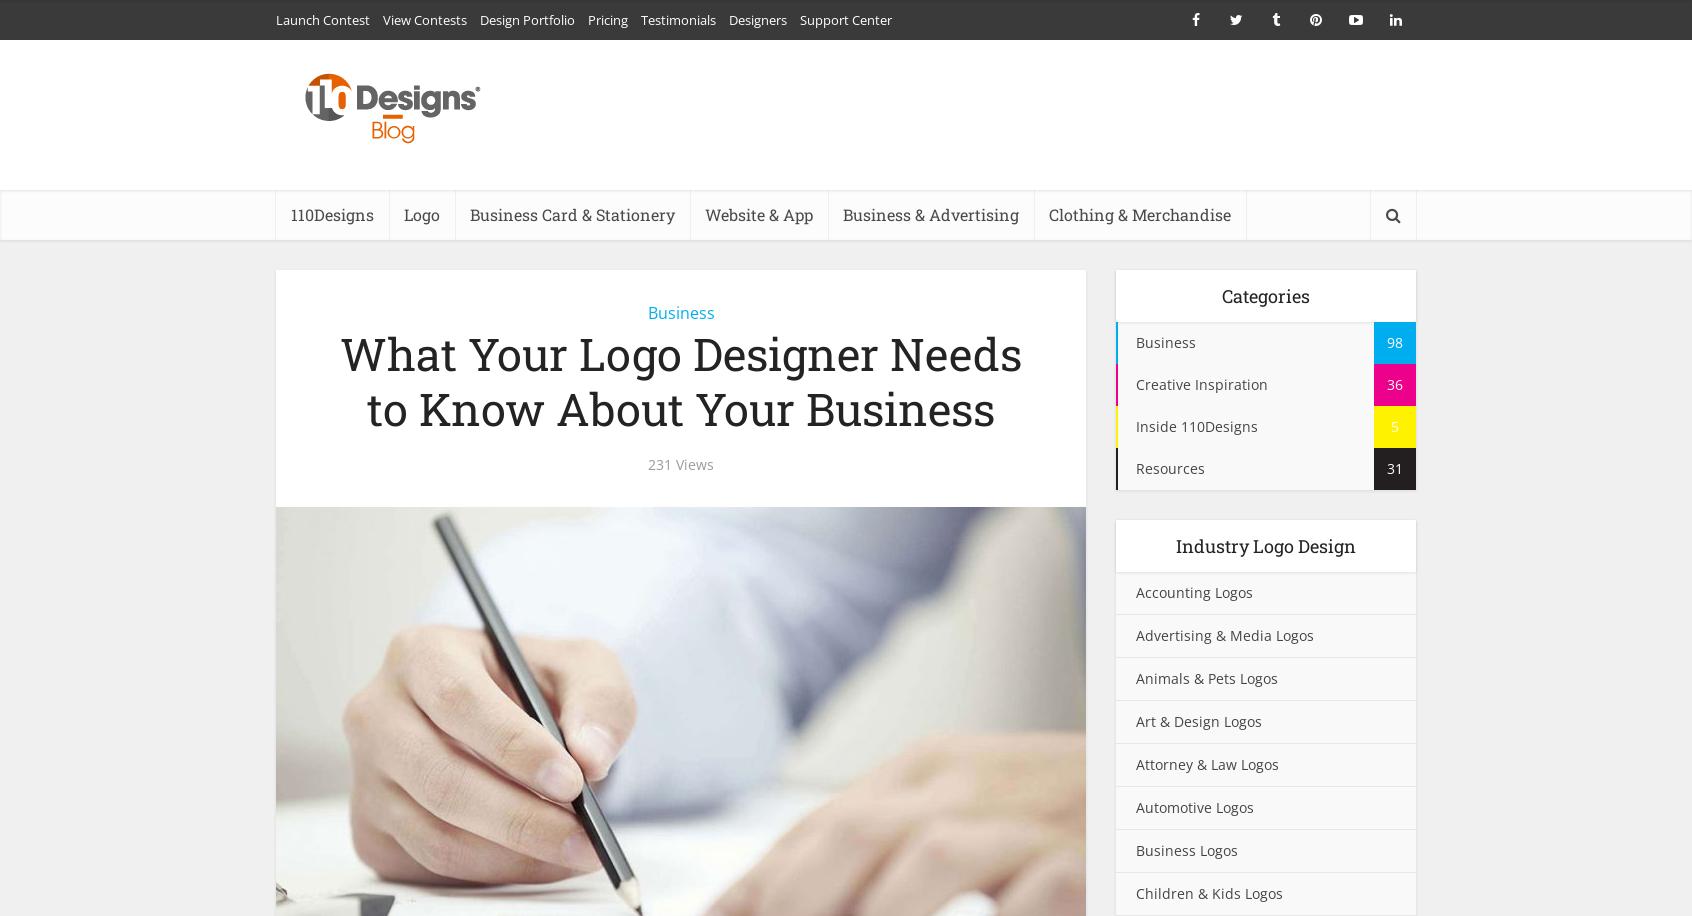  I want to click on 'Business Card & Stationery', so click(571, 213).